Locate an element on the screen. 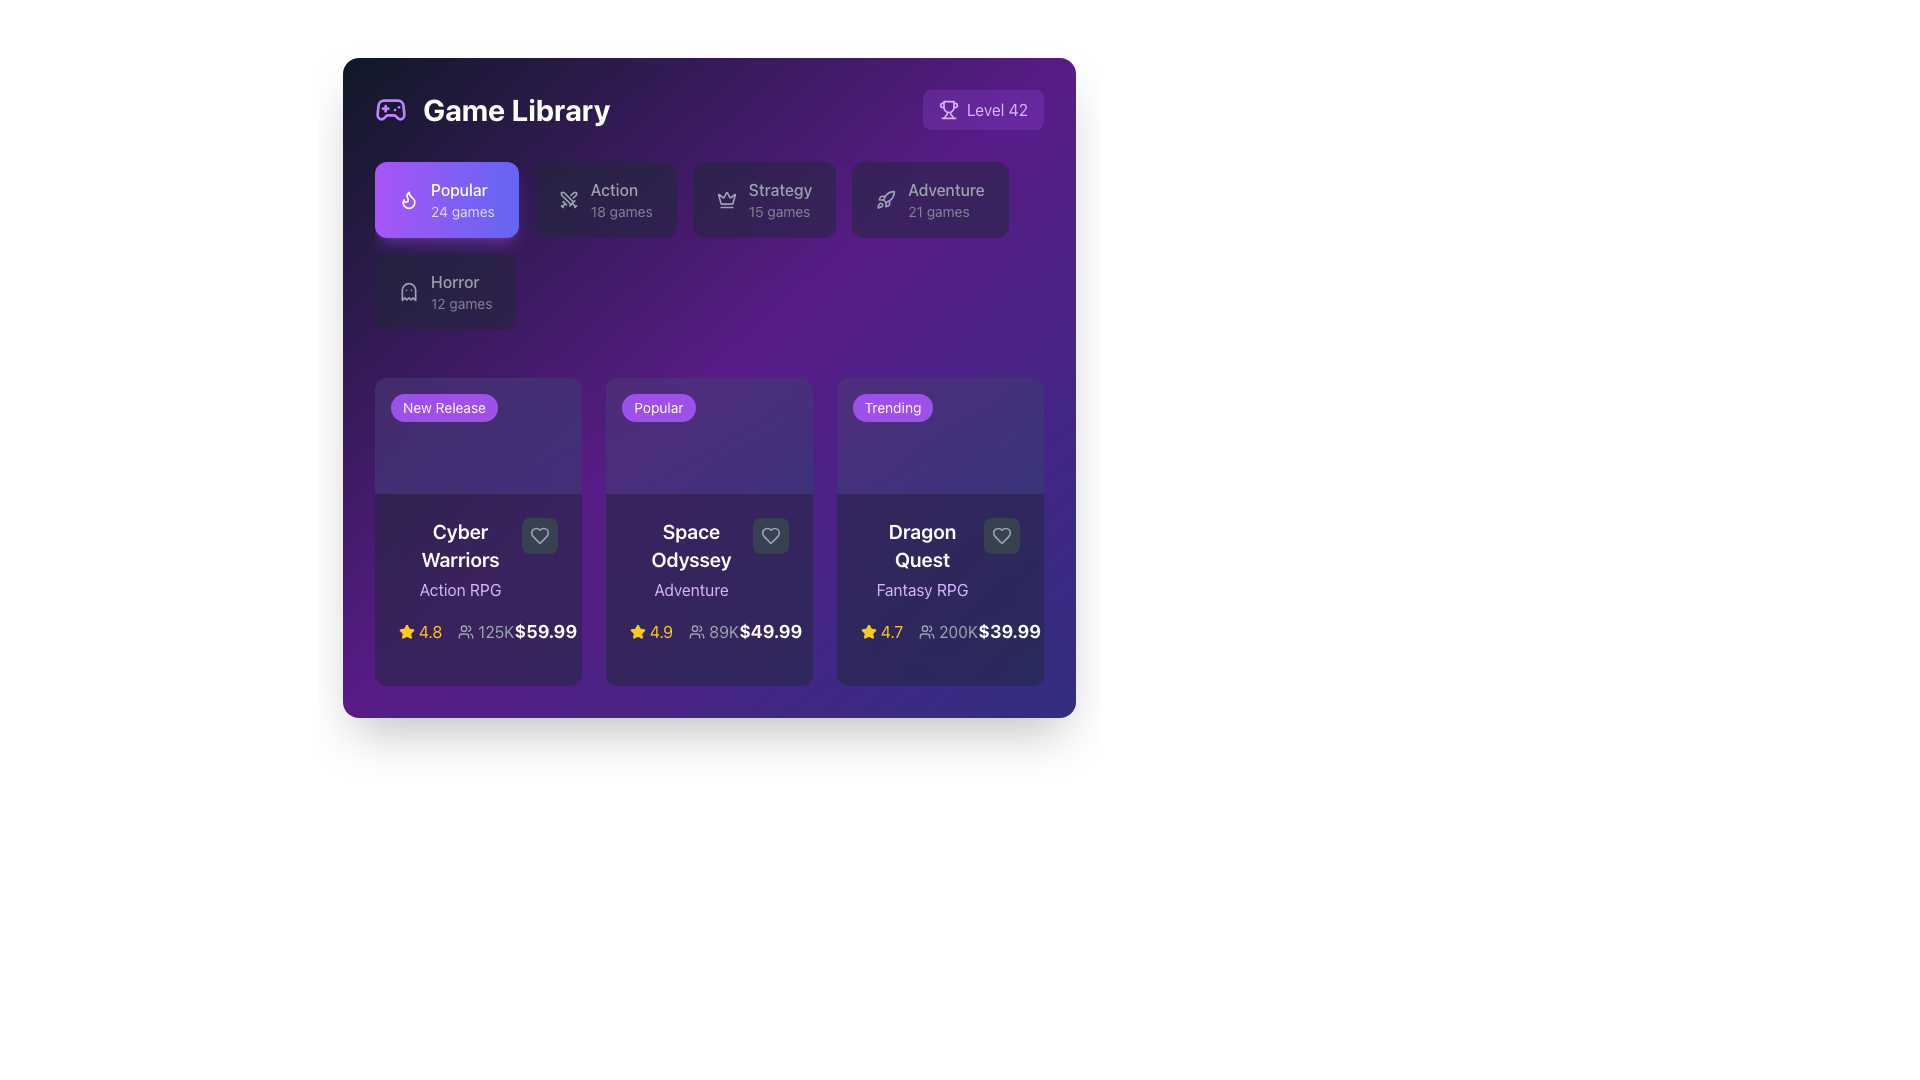 The height and width of the screenshot is (1080, 1920). text label displaying '200K' in light gray color, positioned below the rating score and next to the user icon in the Dragon Quest card is located at coordinates (957, 632).